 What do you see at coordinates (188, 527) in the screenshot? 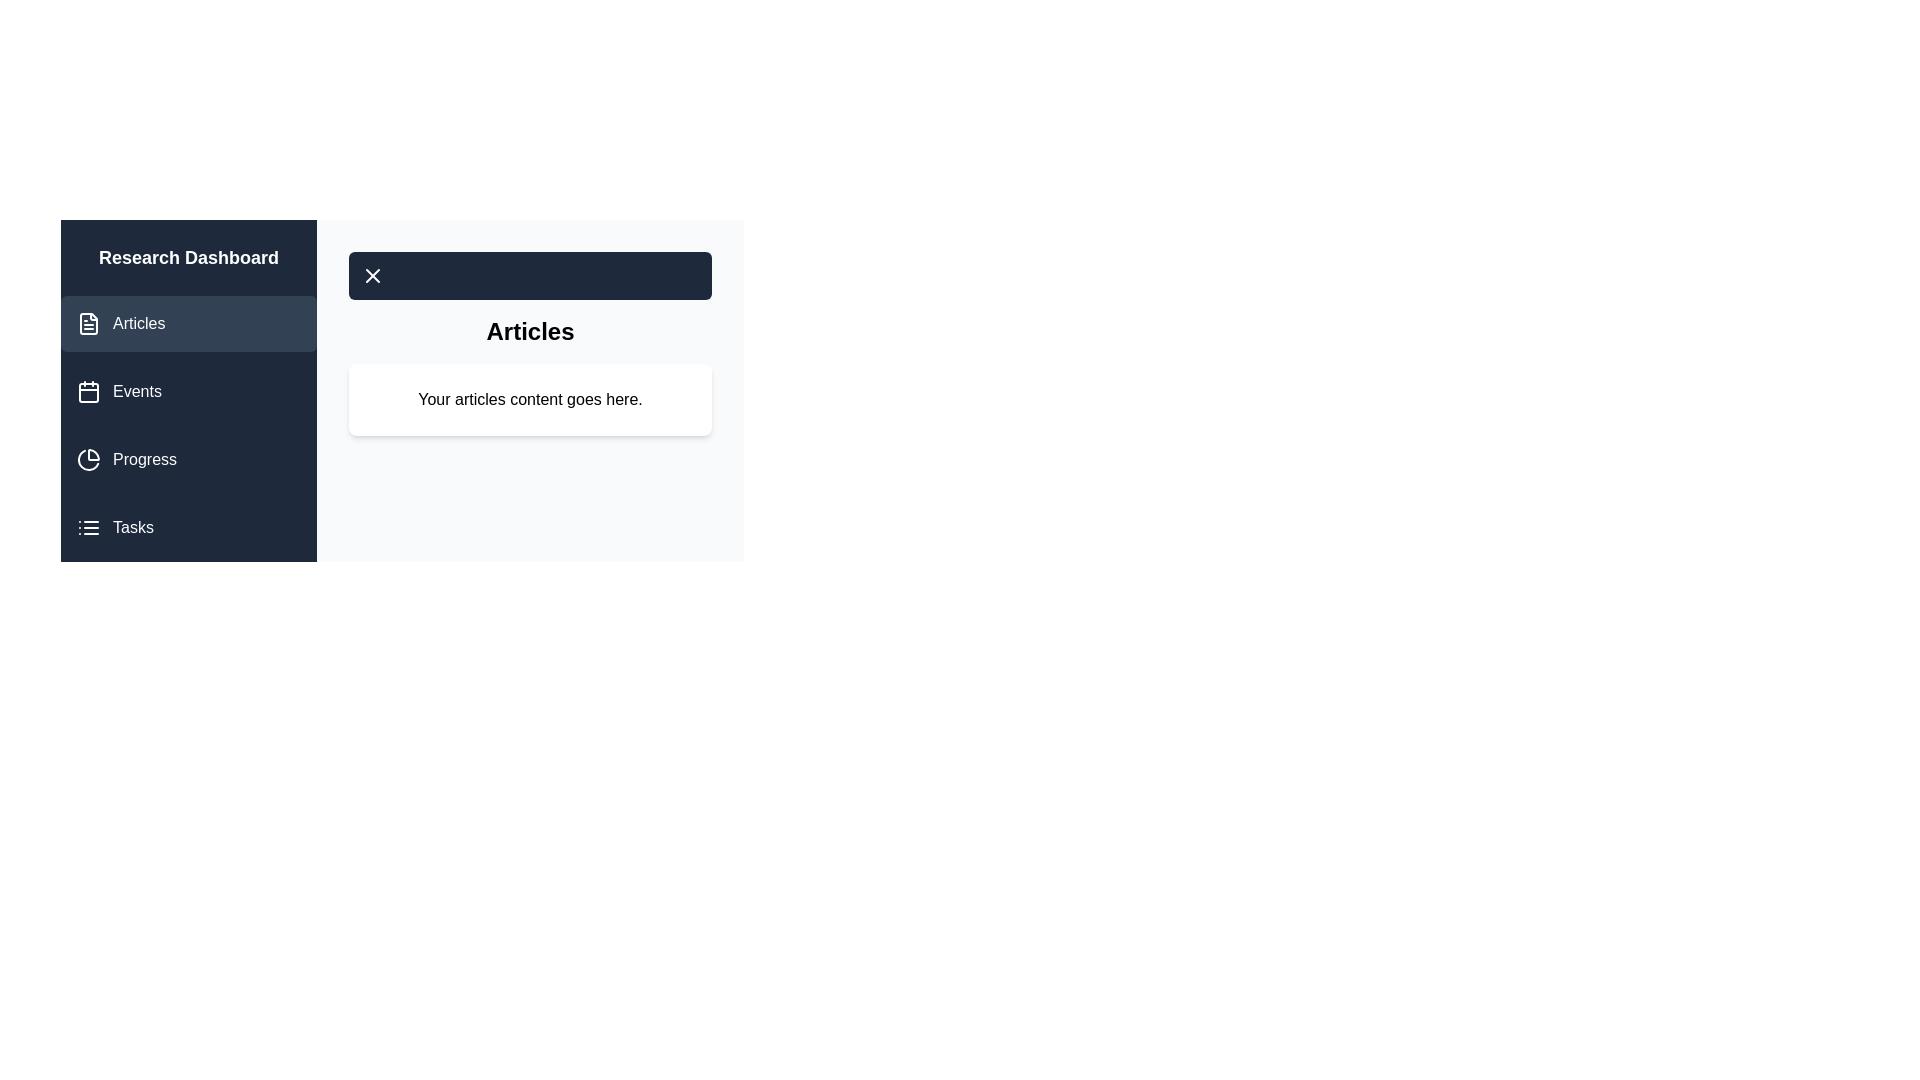
I see `the Tasks section in the sidebar to navigate` at bounding box center [188, 527].